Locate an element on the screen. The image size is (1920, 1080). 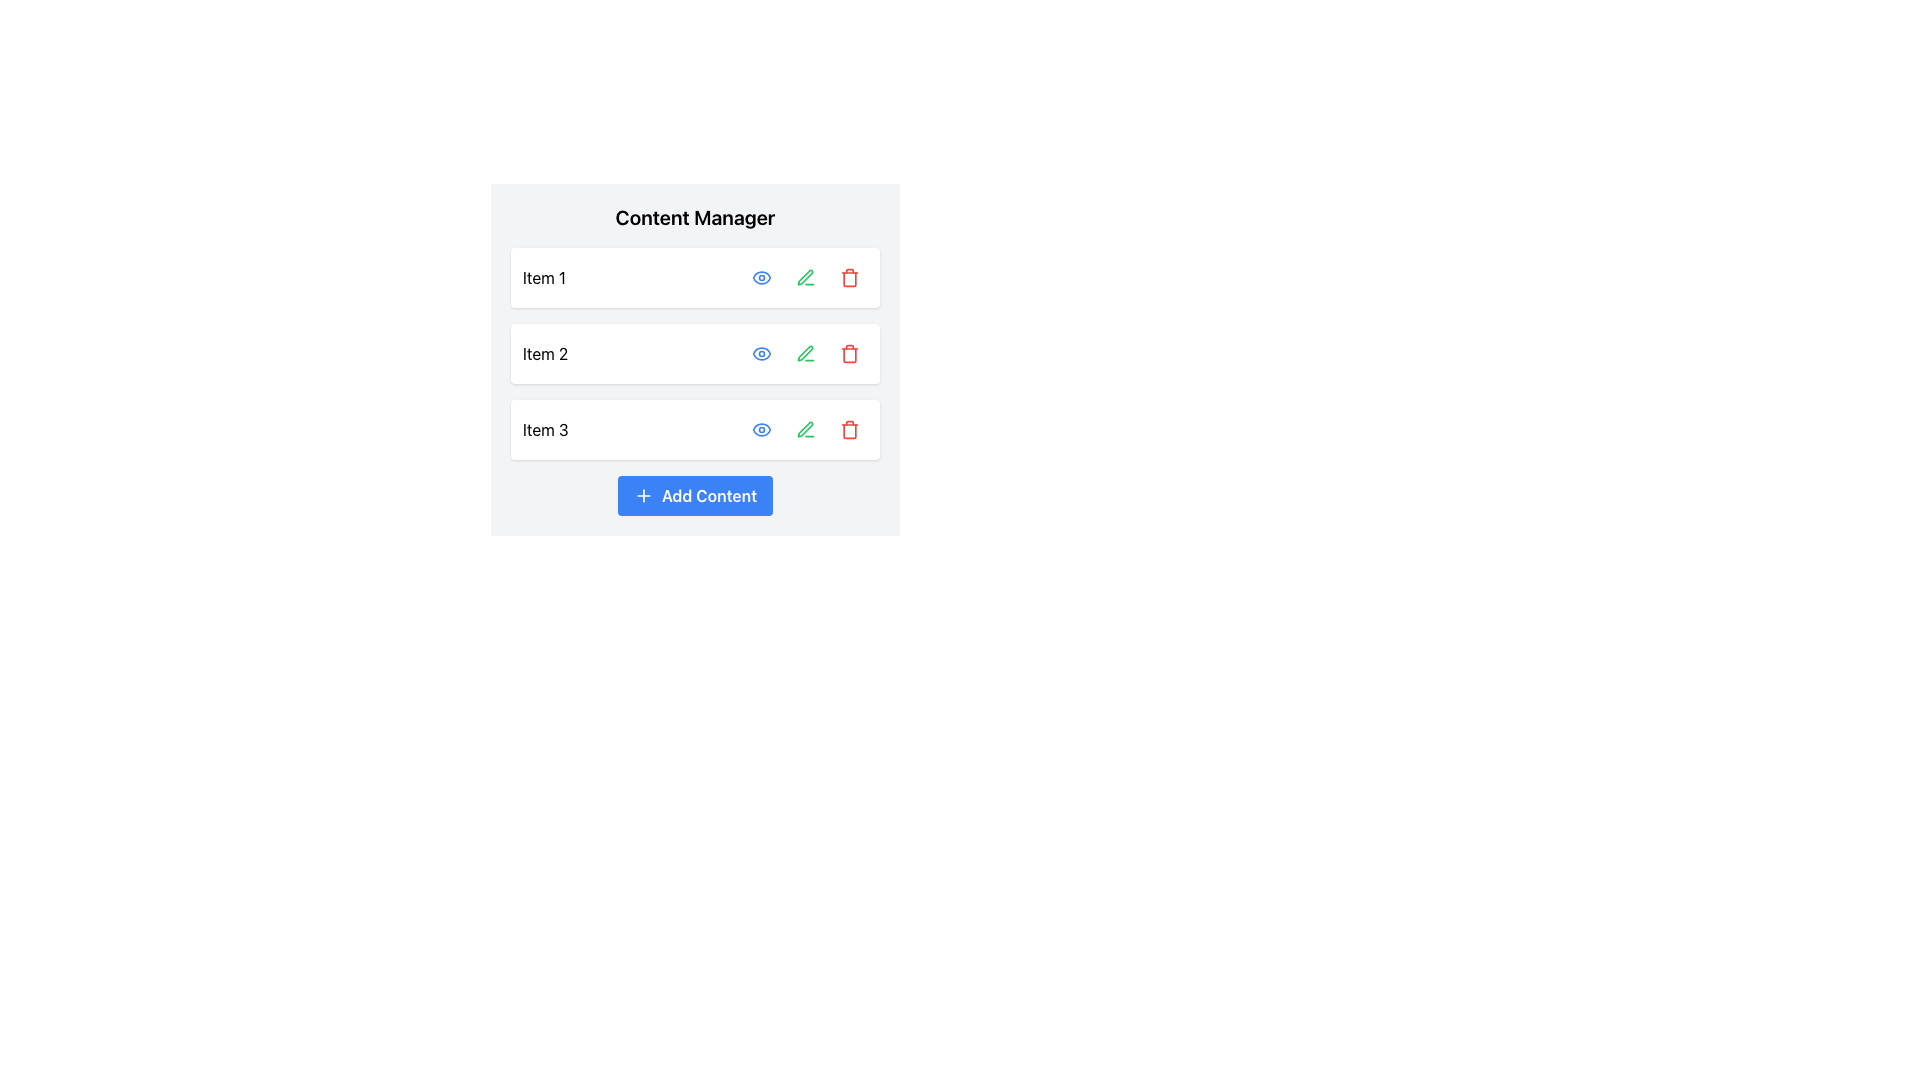
the view icon button located in the first row of the Content Manager section next to 'Item 1' is located at coordinates (761, 277).